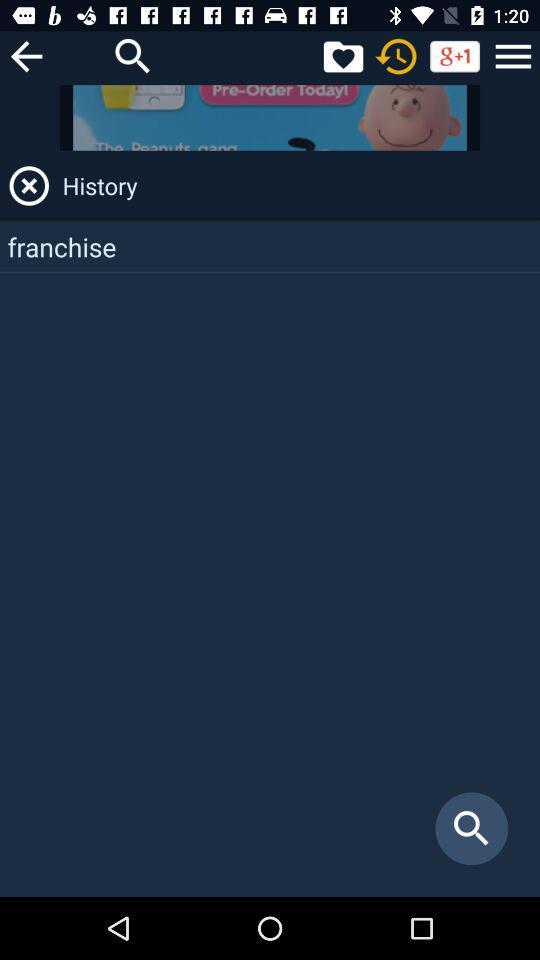 The width and height of the screenshot is (540, 960). I want to click on item at the bottom right corner, so click(471, 828).